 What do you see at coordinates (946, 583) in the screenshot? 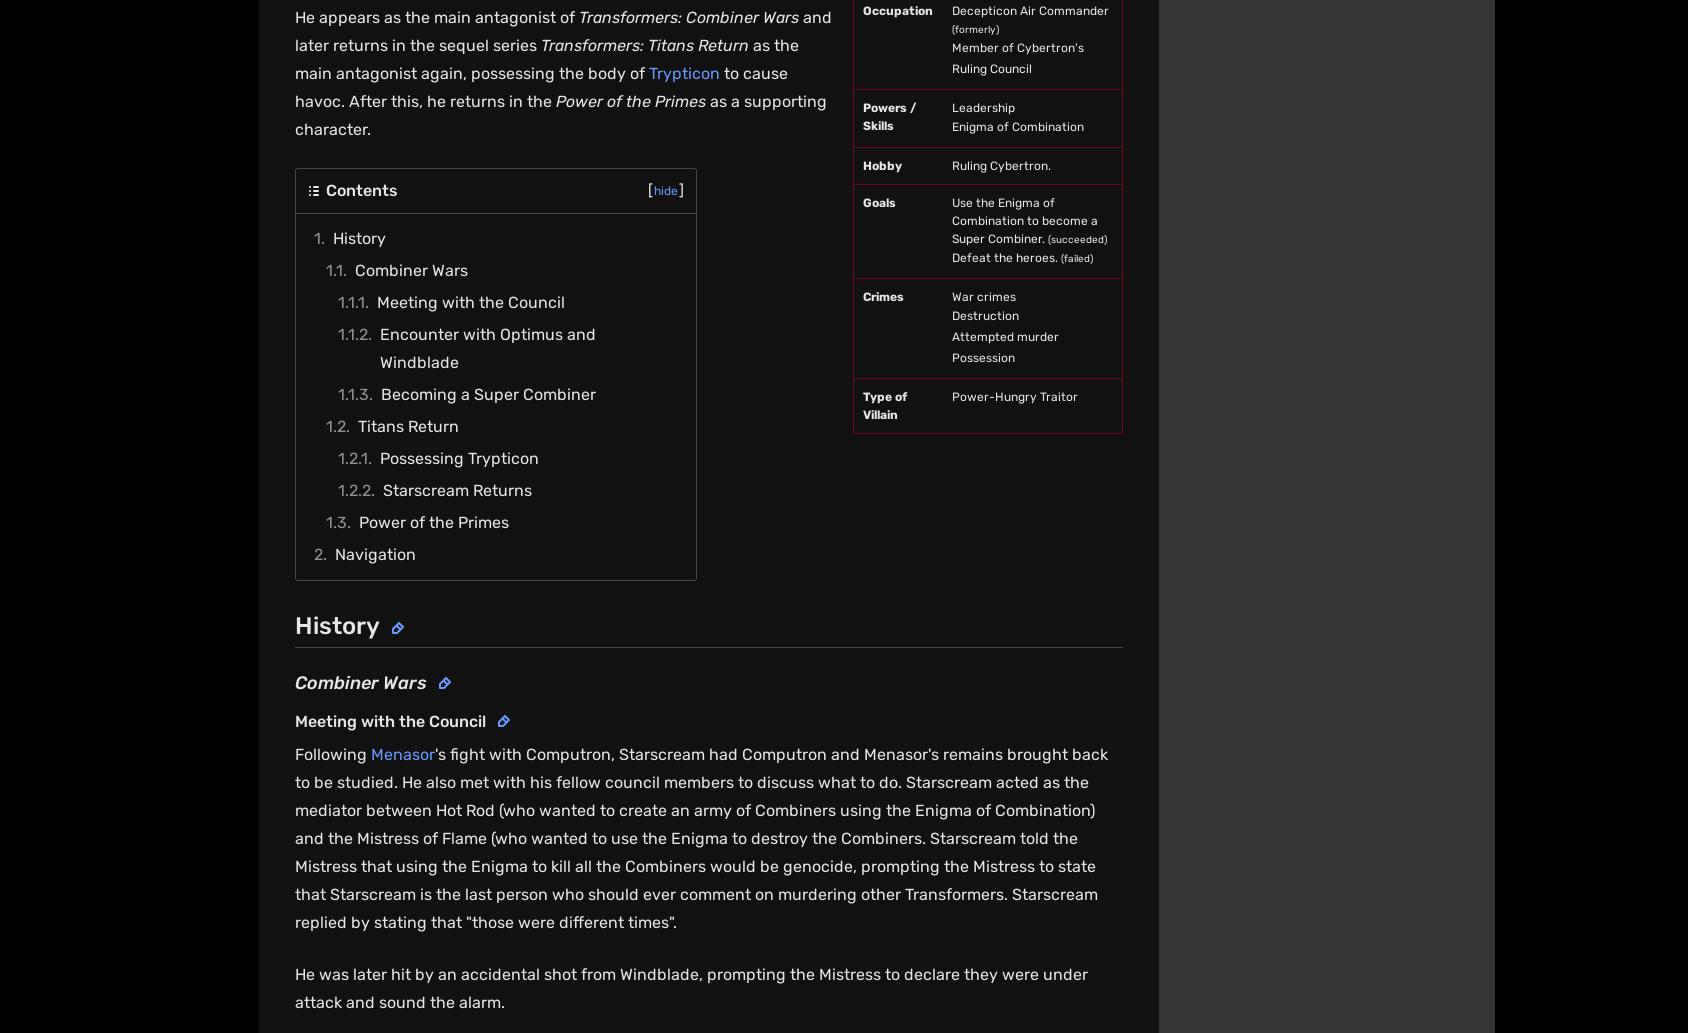
I see `'Community Central'` at bounding box center [946, 583].